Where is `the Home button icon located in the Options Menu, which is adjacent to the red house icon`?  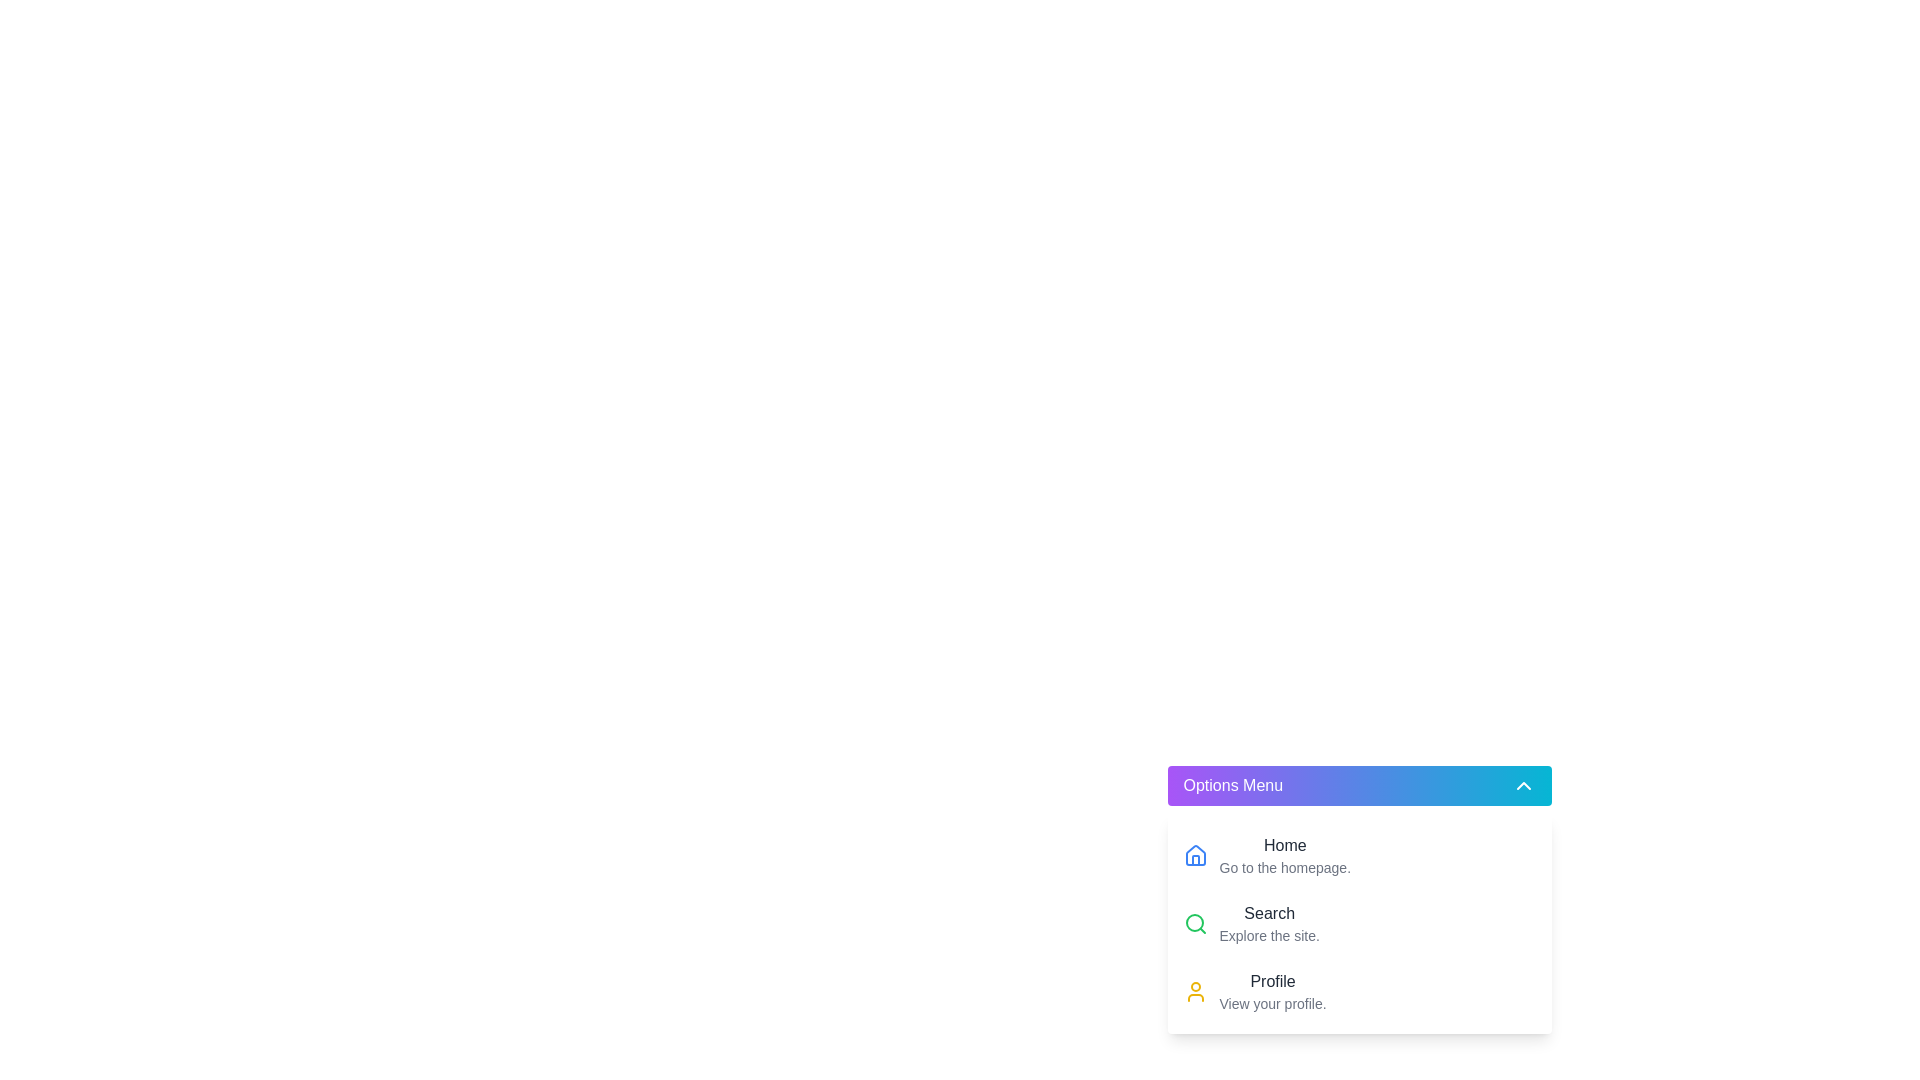
the Home button icon located in the Options Menu, which is adjacent to the red house icon is located at coordinates (1195, 855).